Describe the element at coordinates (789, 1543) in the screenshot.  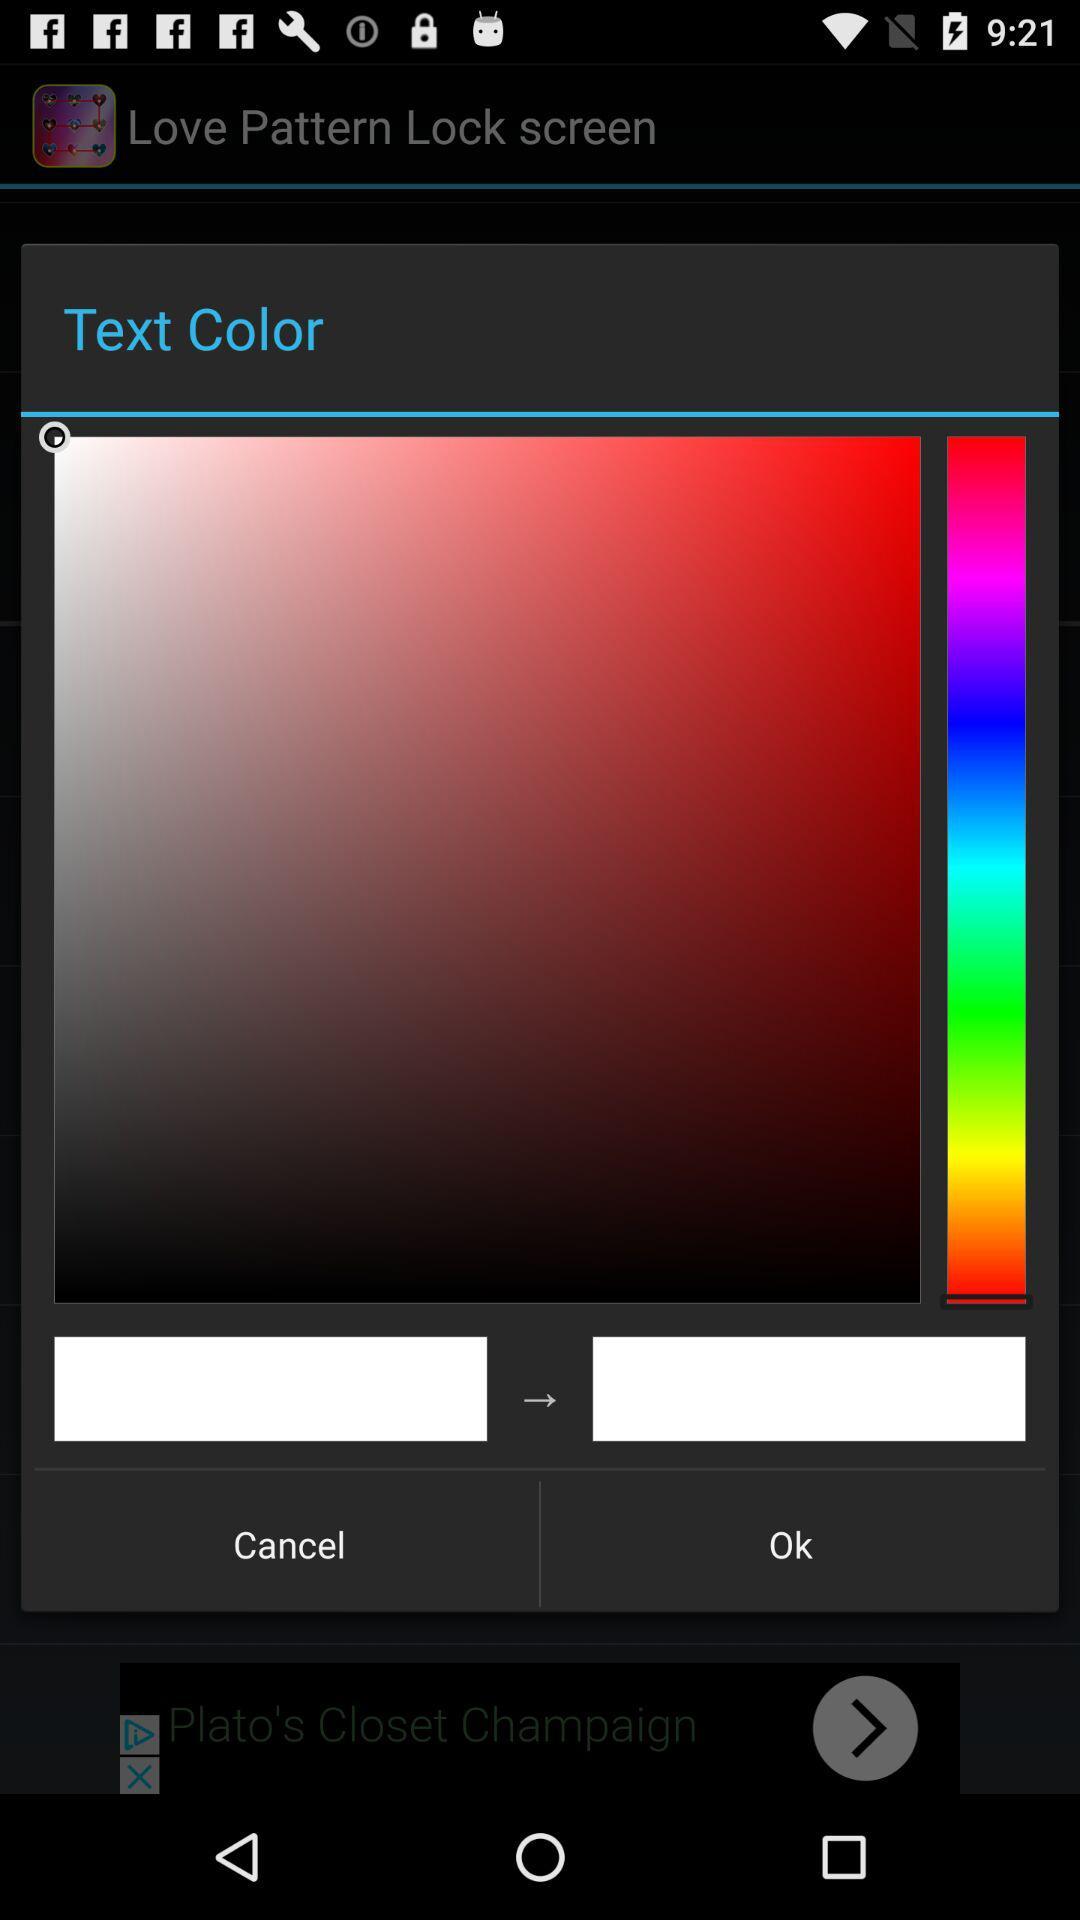
I see `ok item` at that location.